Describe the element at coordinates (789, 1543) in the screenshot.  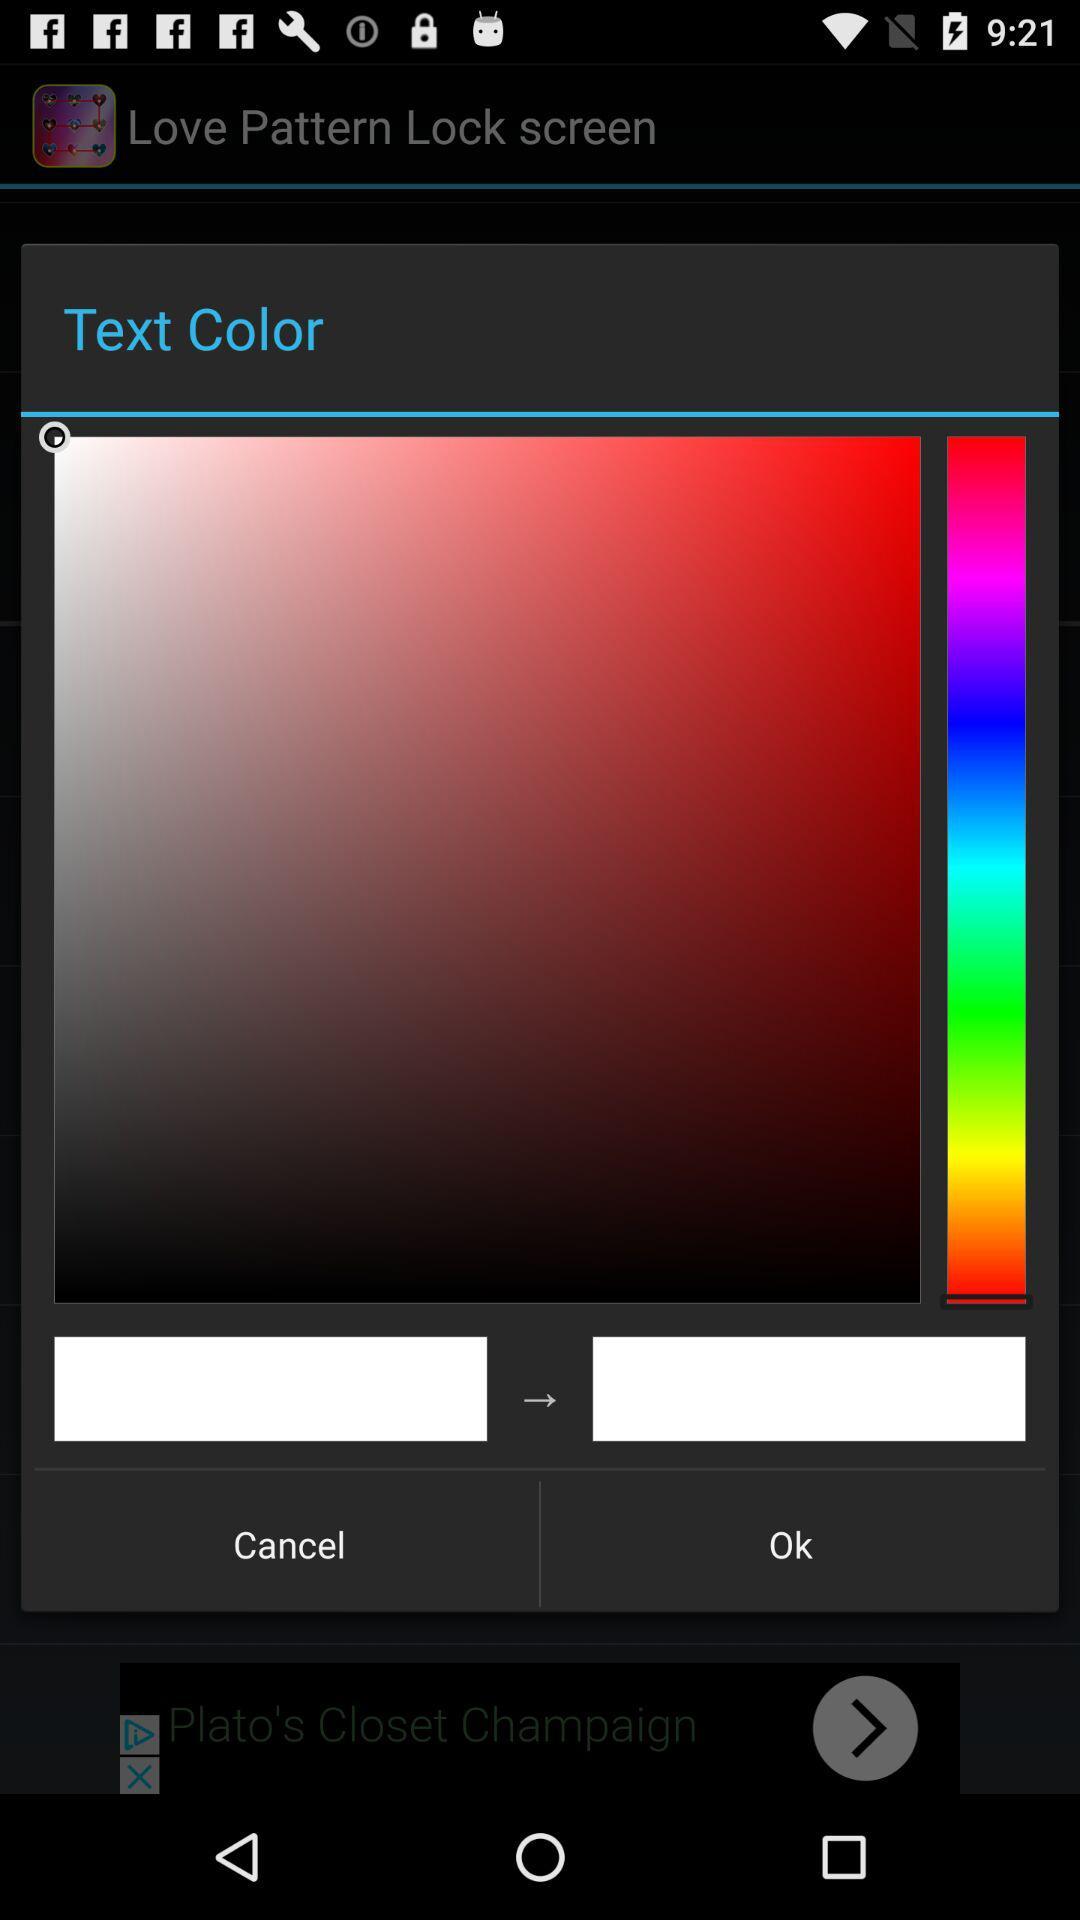
I see `ok item` at that location.